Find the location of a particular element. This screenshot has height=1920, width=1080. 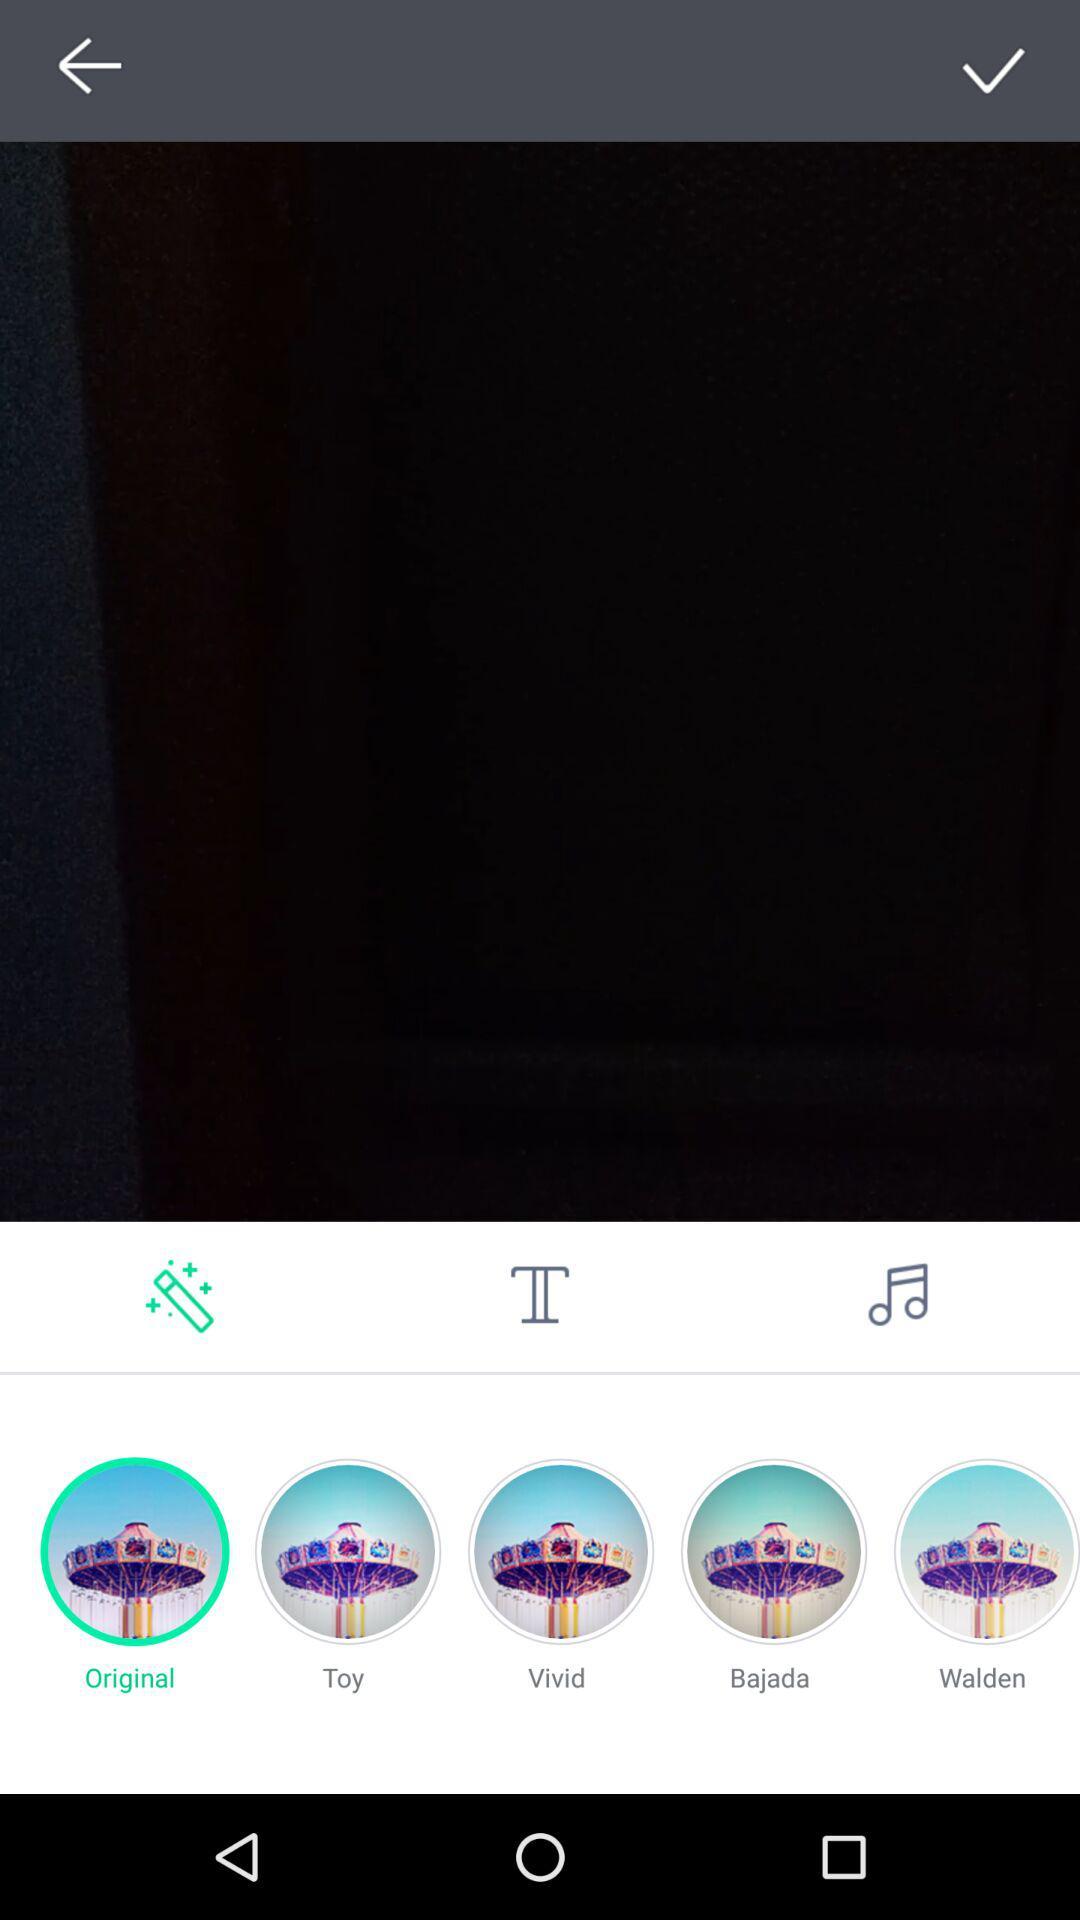

a magic wand icon is located at coordinates (180, 1296).